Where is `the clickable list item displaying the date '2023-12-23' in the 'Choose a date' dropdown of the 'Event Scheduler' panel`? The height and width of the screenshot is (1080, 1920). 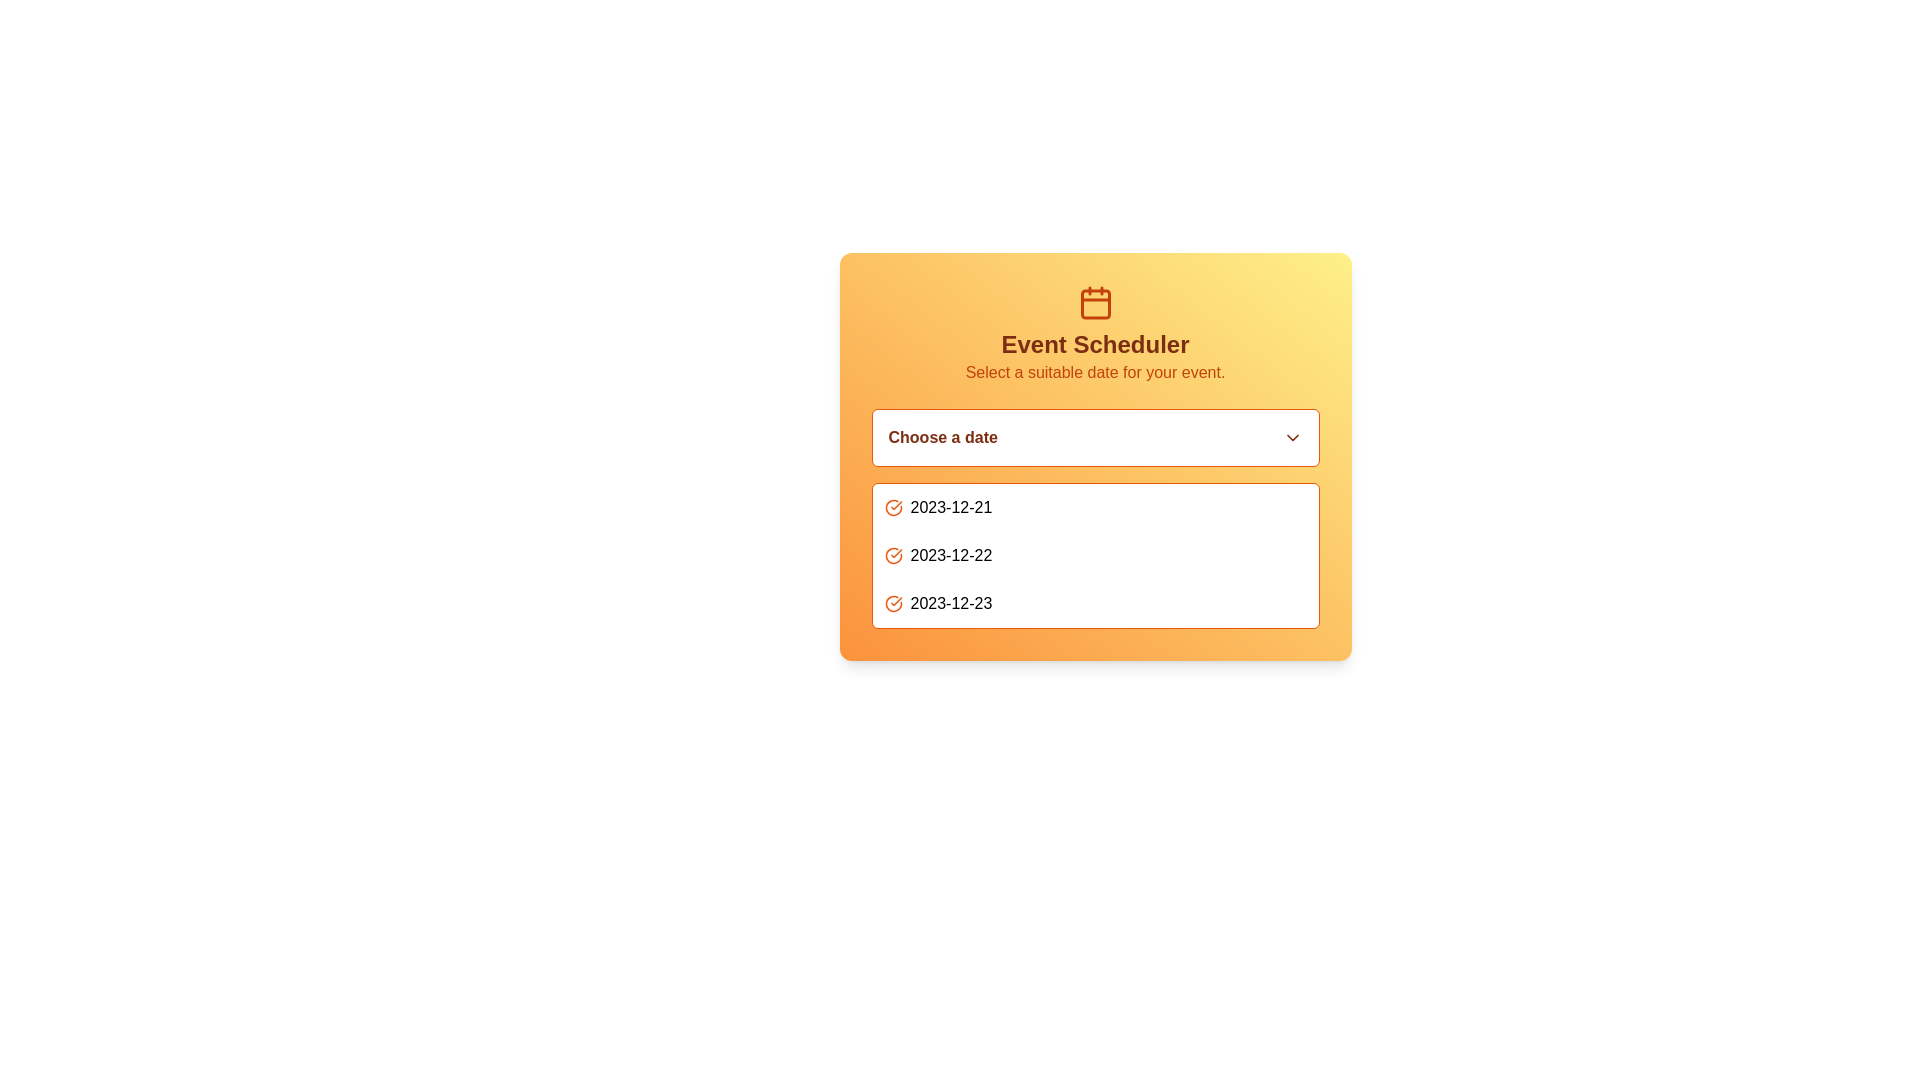
the clickable list item displaying the date '2023-12-23' in the 'Choose a date' dropdown of the 'Event Scheduler' panel is located at coordinates (1094, 603).